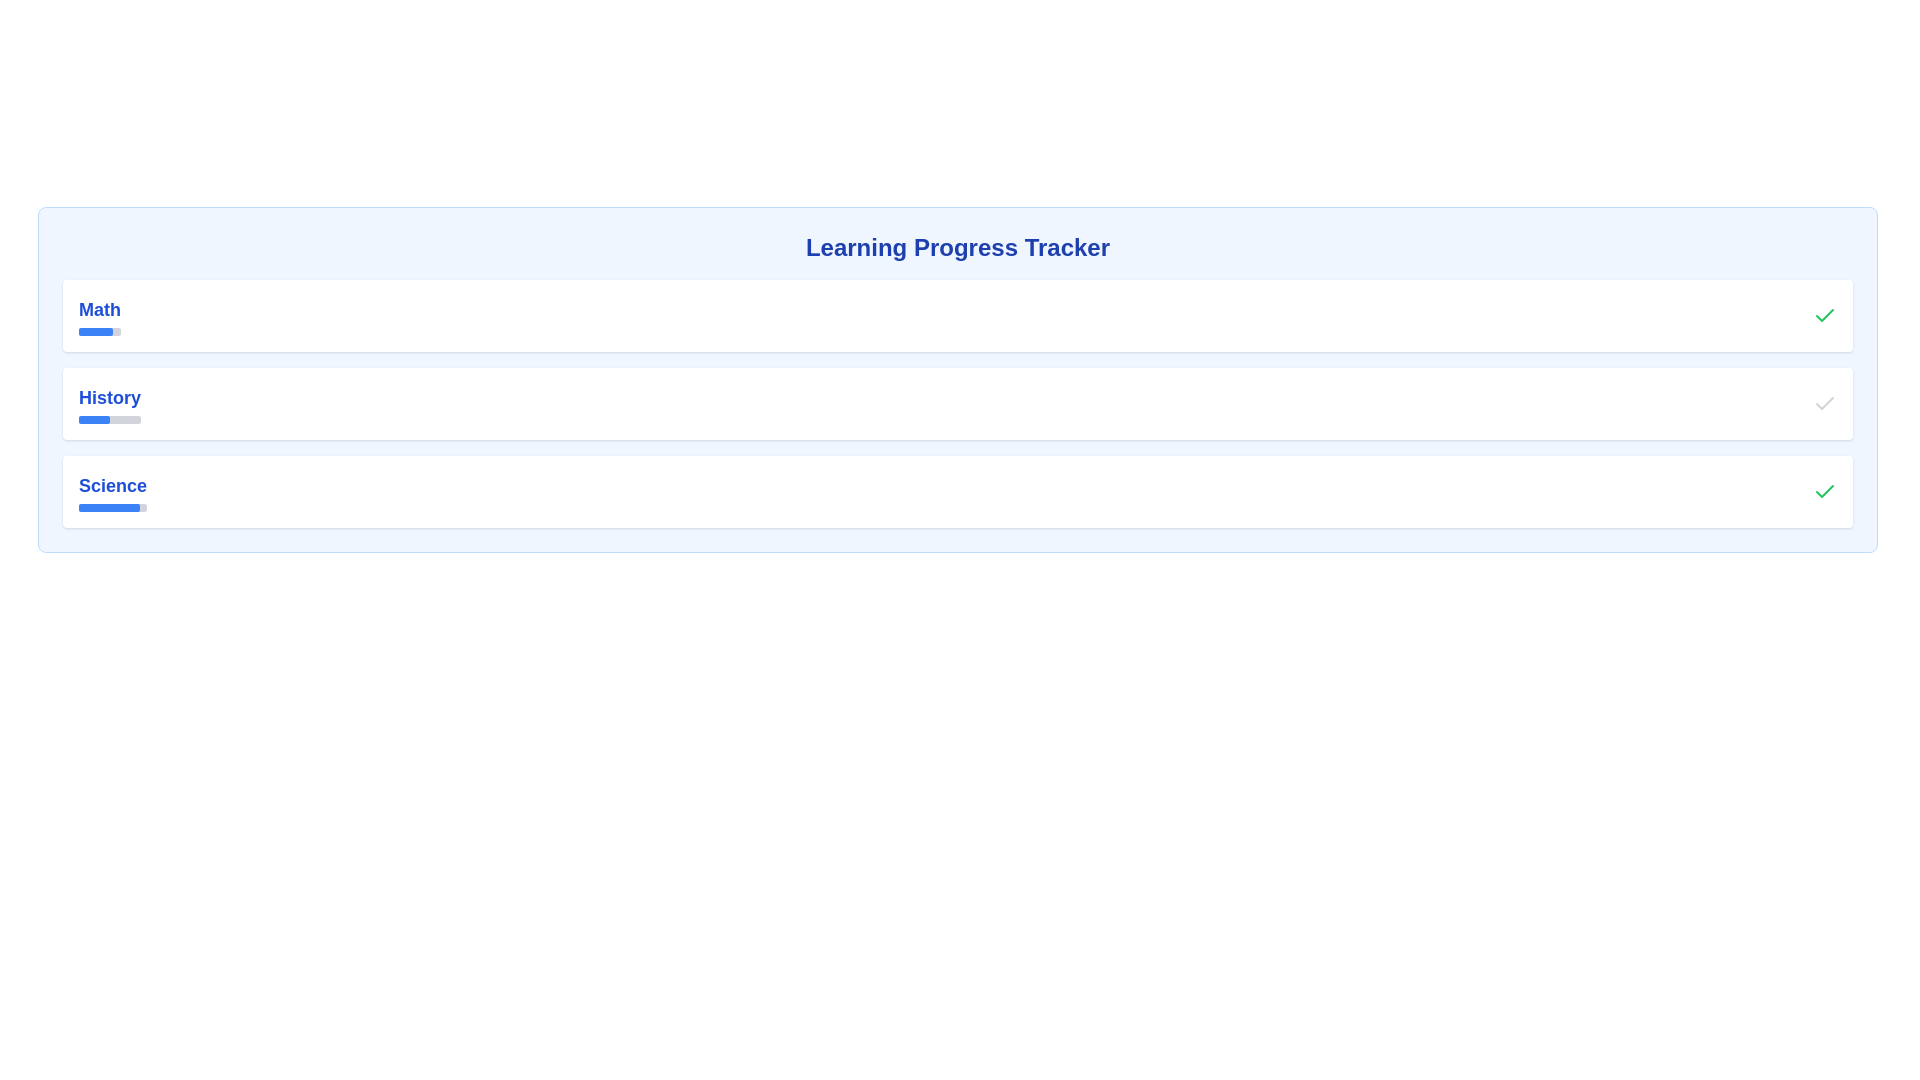  I want to click on the blue progress bar representing 80% fill in the progress tracker interface, positioned over the 'Math' label, so click(94, 330).